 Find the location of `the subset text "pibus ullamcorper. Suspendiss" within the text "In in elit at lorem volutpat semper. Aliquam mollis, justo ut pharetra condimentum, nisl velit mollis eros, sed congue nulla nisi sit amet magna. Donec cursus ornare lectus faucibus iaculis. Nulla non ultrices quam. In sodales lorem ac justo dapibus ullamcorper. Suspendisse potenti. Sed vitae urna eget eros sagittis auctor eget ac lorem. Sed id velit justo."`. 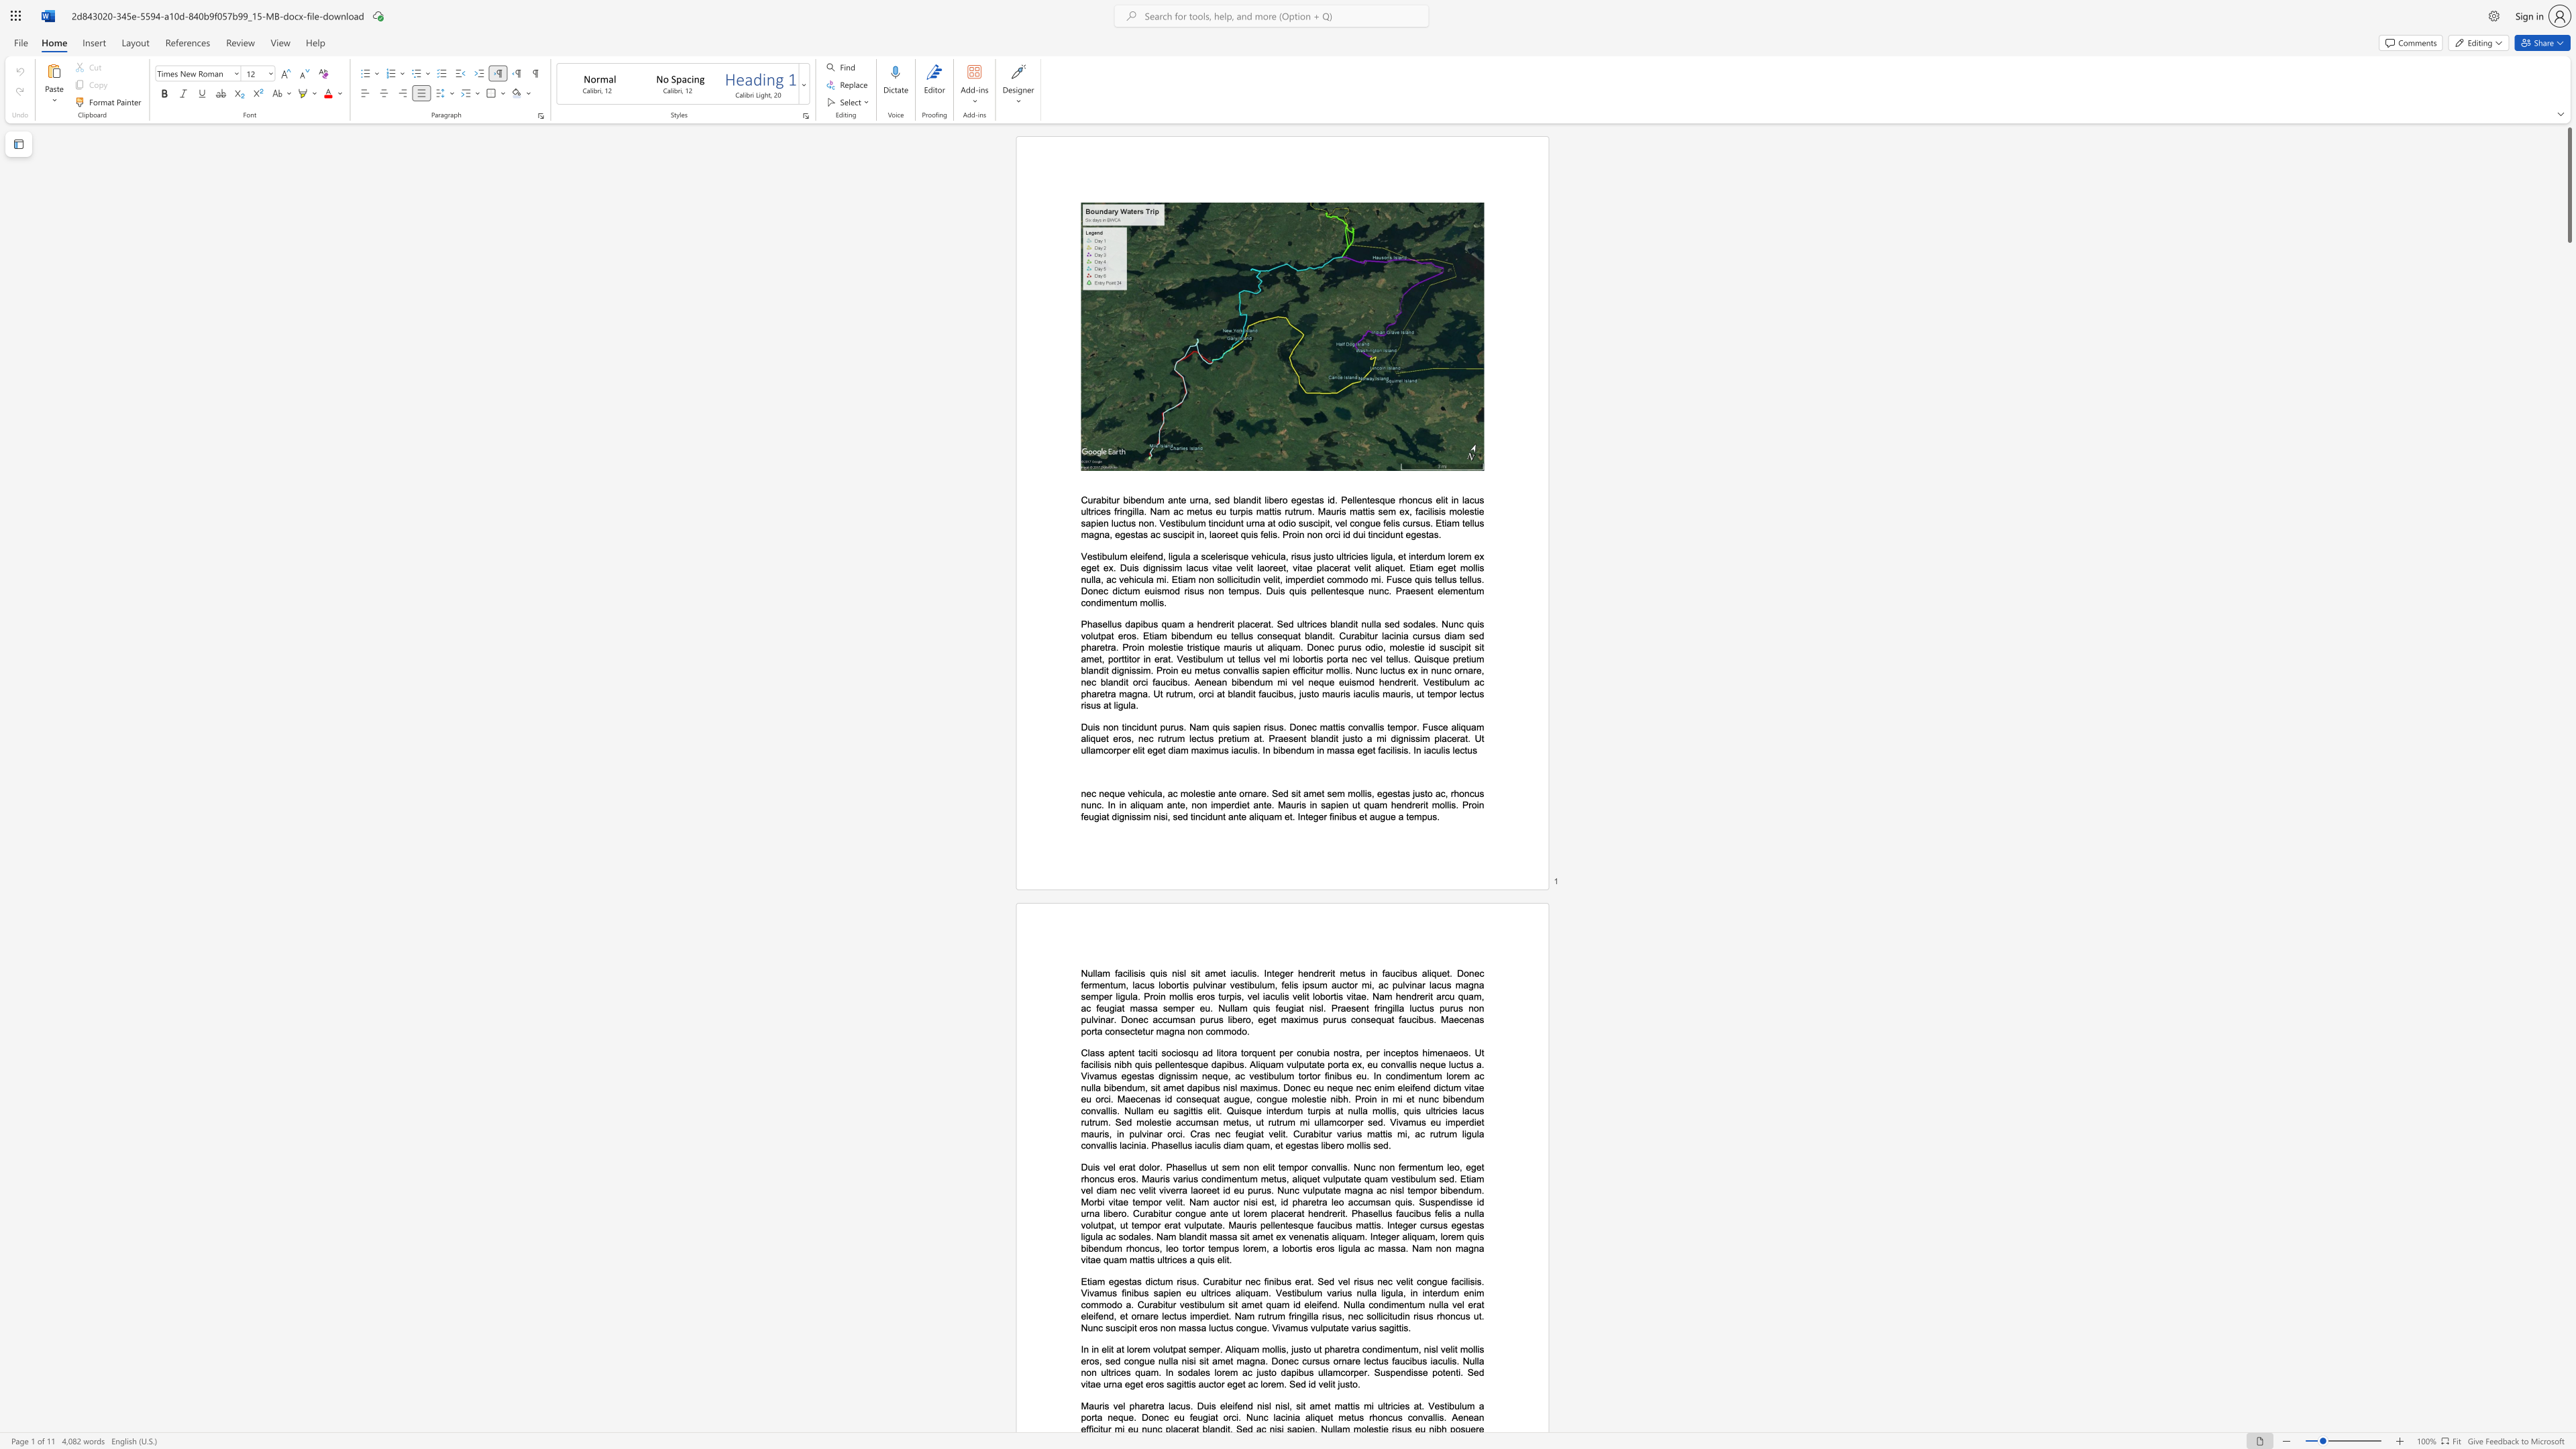

the subset text "pibus ullamcorper. Suspendiss" within the text "In in elit at lorem volutpat semper. Aliquam mollis, justo ut pharetra condimentum, nisl velit mollis eros, sed congue nulla nisi sit amet magna. Donec cursus ornare lectus faucibus iaculis. Nulla non ultrices quam. In sodales lorem ac justo dapibus ullamcorper. Suspendisse potenti. Sed vitae urna eget eros sagittis auctor eget ac lorem. Sed id velit justo." is located at coordinates (1291, 1371).